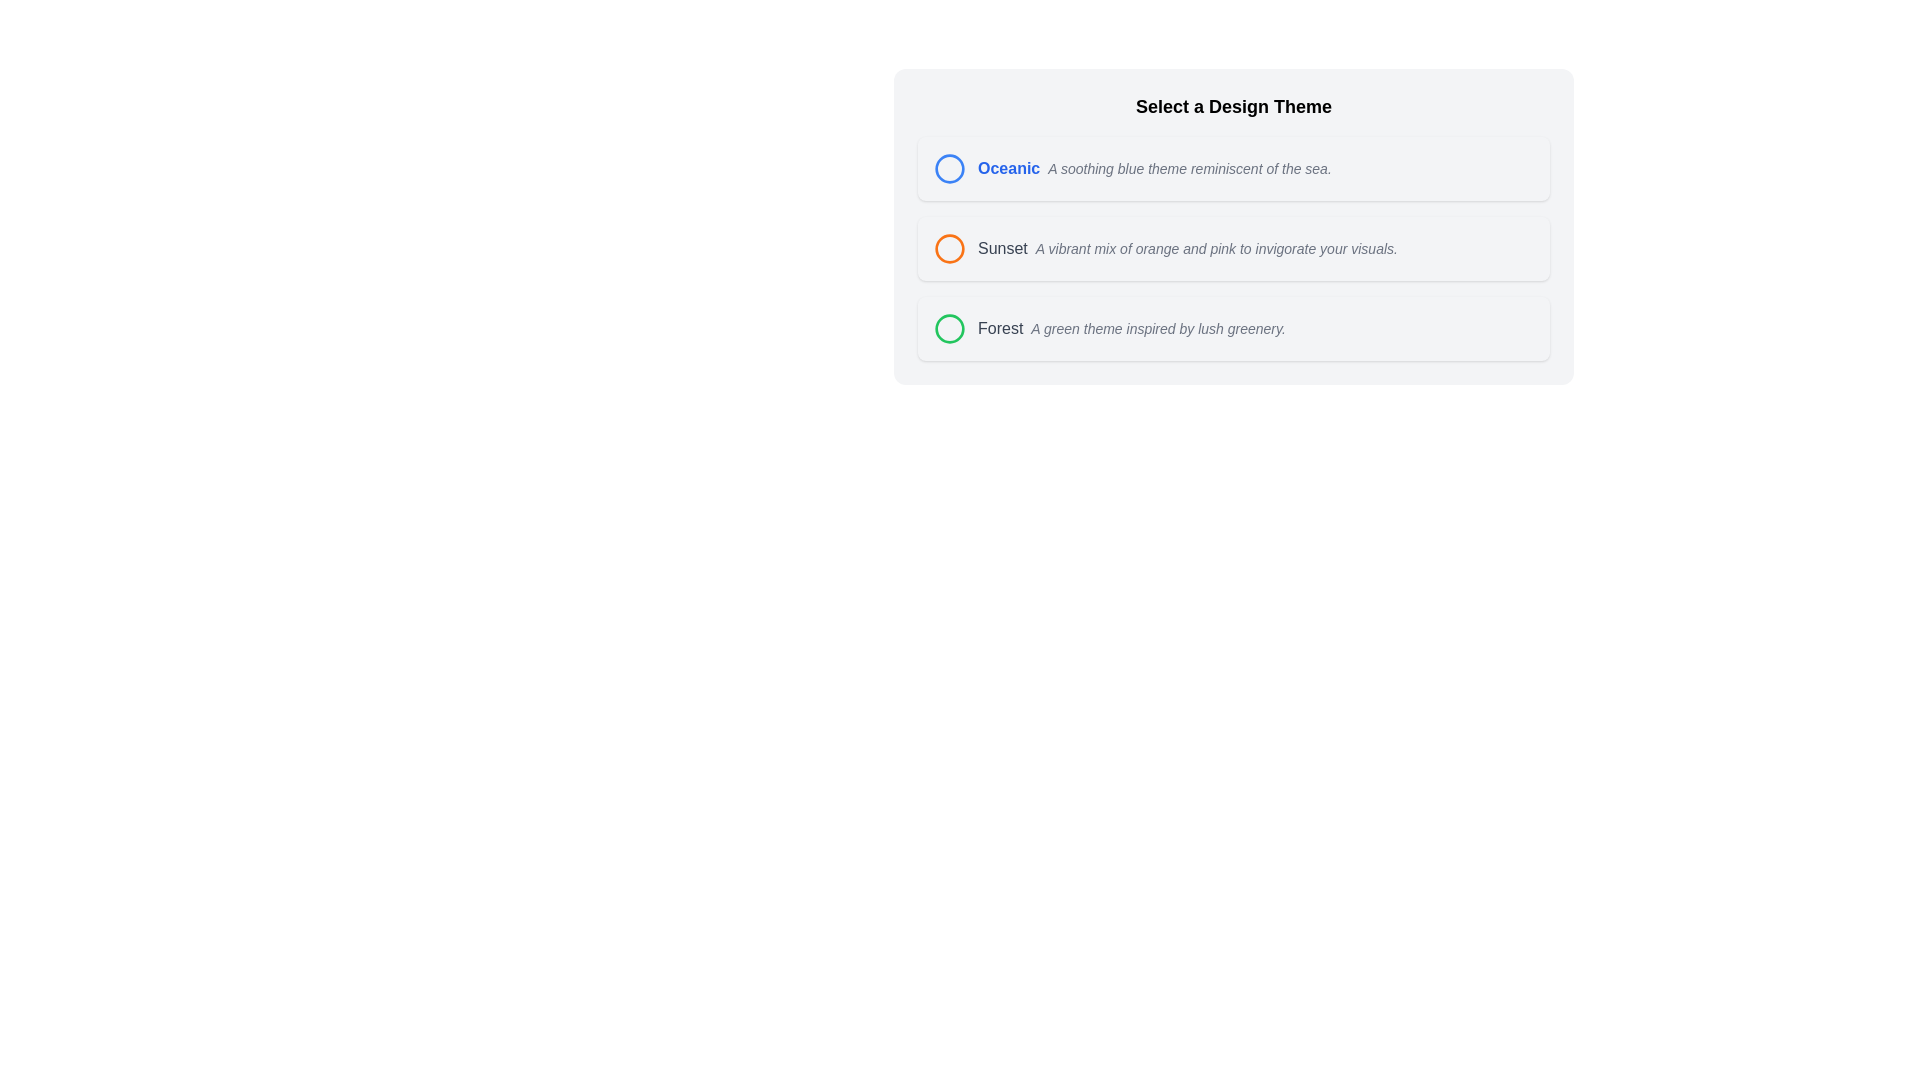 Image resolution: width=1920 pixels, height=1080 pixels. What do you see at coordinates (1232, 327) in the screenshot?
I see `the selectable option element labeled 'Forest' which is styled with a green circular icon and is the third option in the design theme selection list` at bounding box center [1232, 327].